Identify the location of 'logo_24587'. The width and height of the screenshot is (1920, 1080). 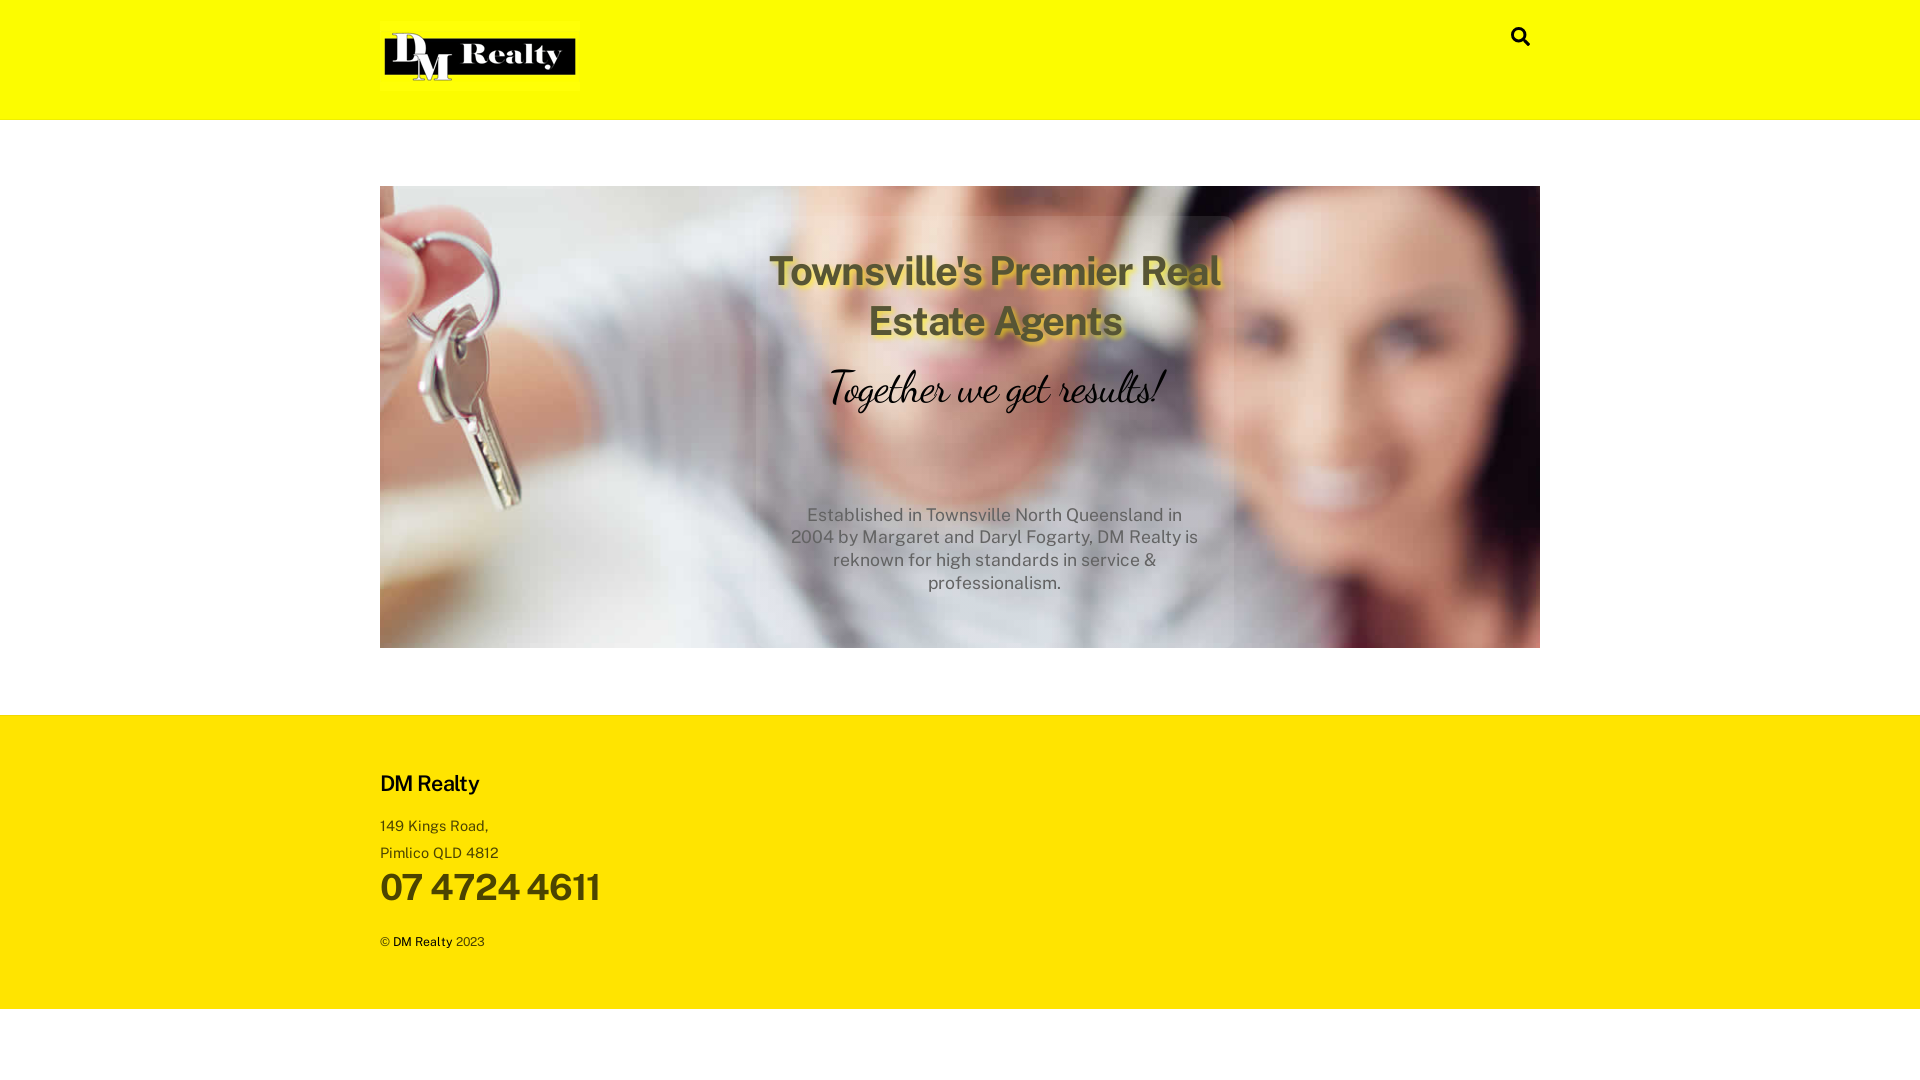
(480, 55).